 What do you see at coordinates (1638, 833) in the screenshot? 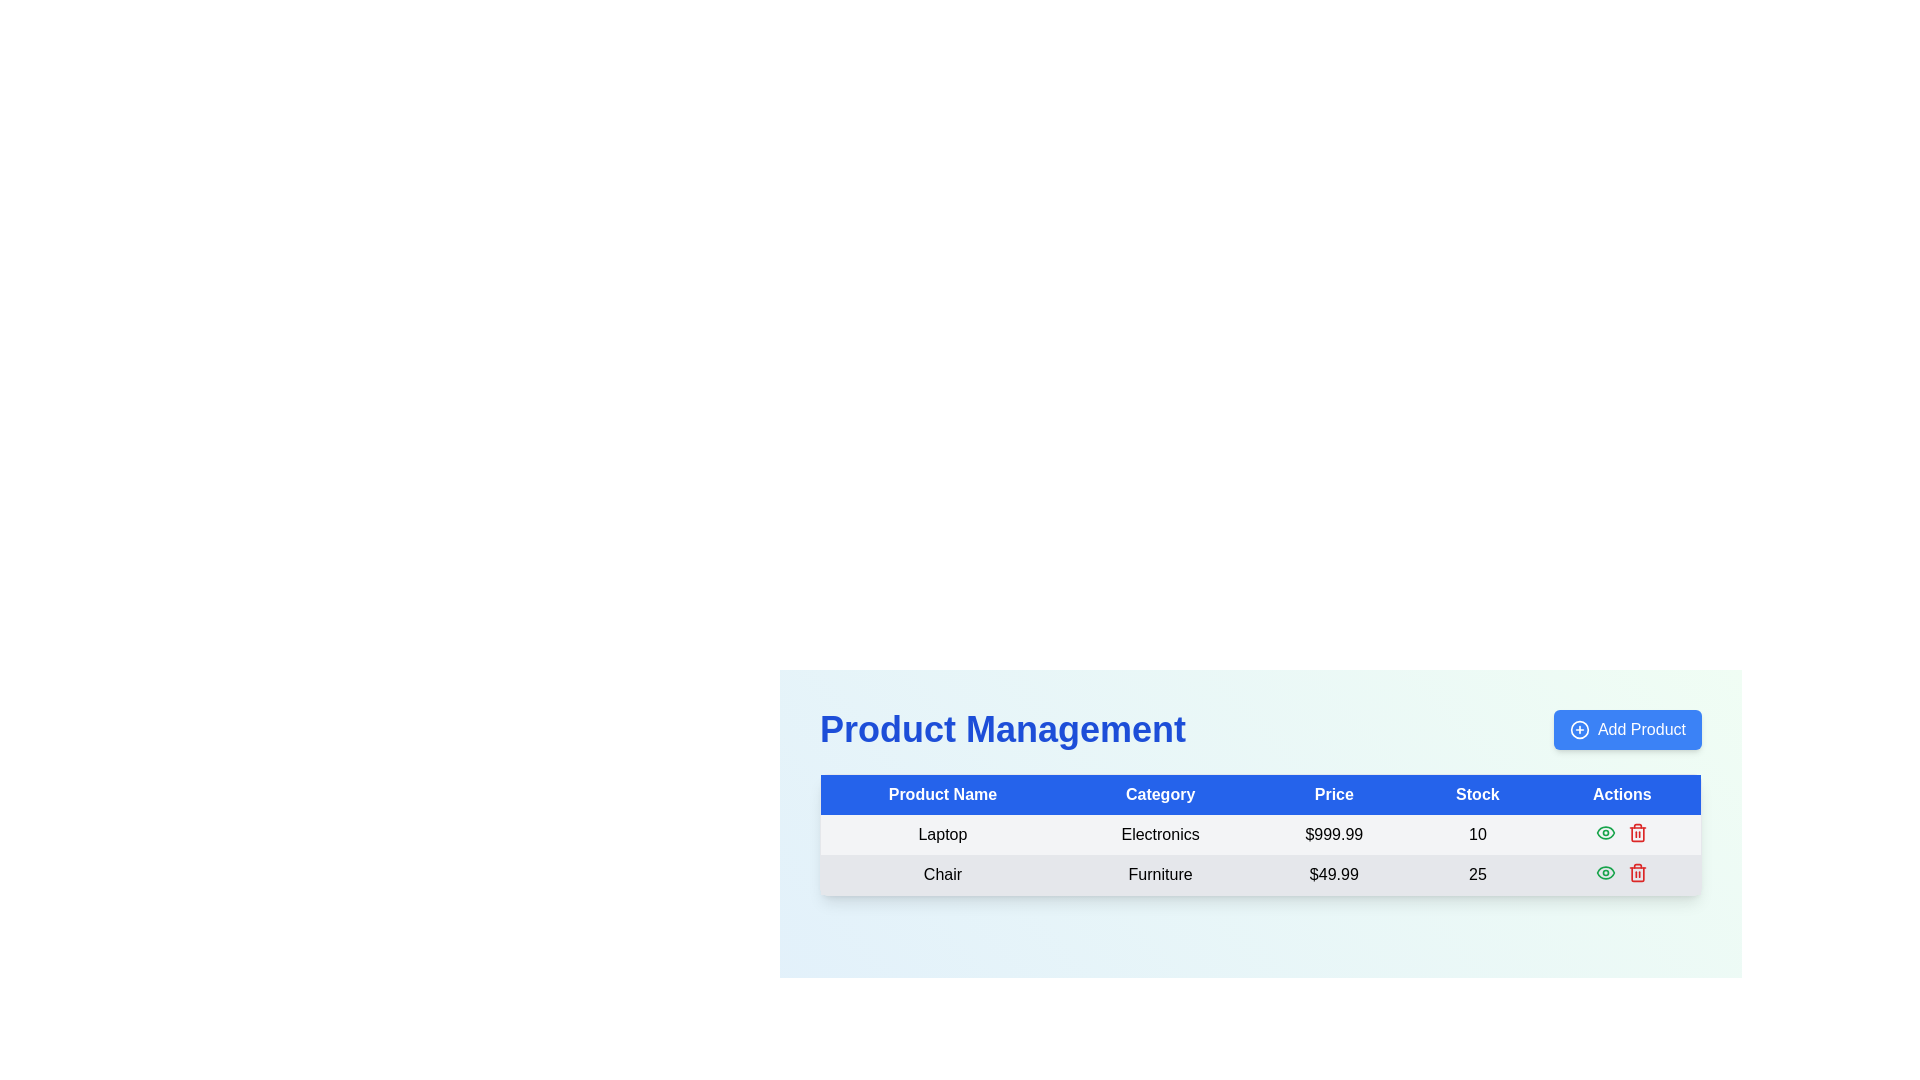
I see `the deletion icon button located in the last column of the first row under the 'Actions' column to observe tooltip information` at bounding box center [1638, 833].